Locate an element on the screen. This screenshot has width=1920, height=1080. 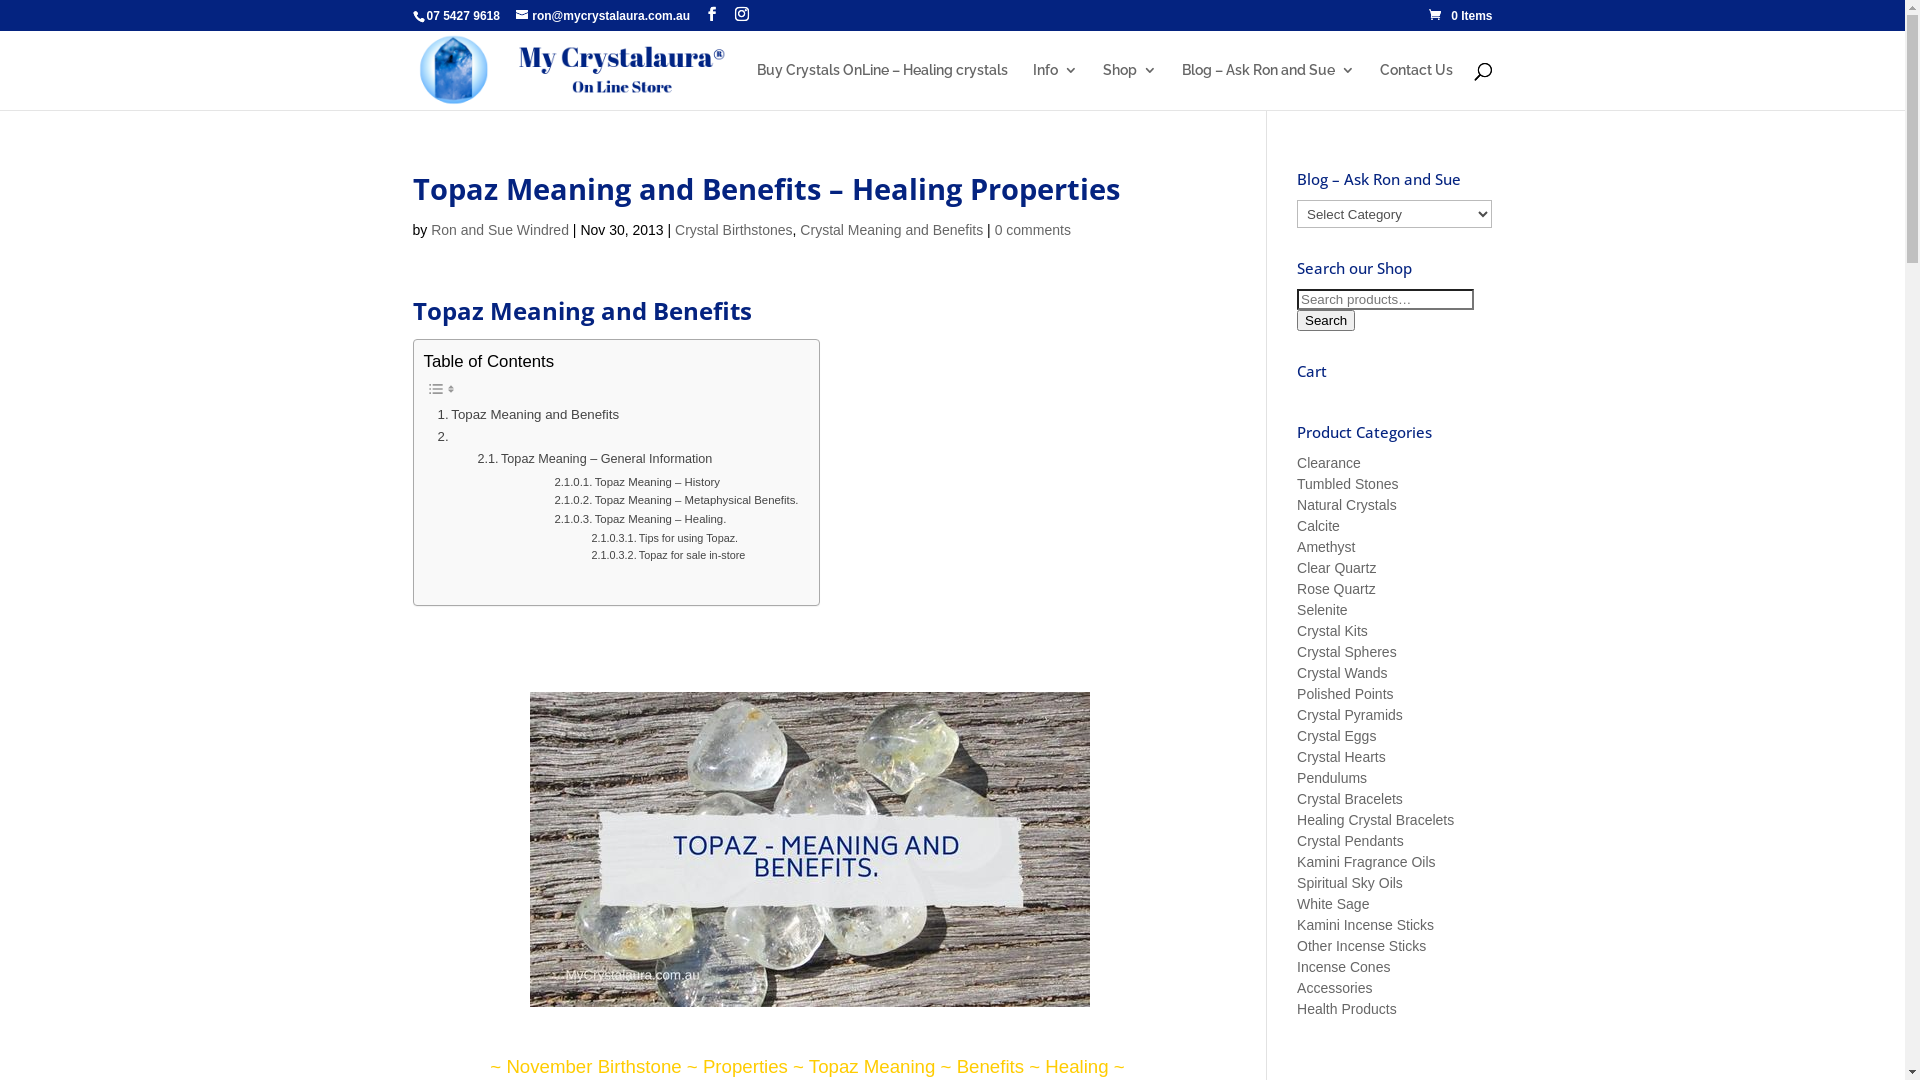
'Crystal Bracelets' is located at coordinates (1349, 797).